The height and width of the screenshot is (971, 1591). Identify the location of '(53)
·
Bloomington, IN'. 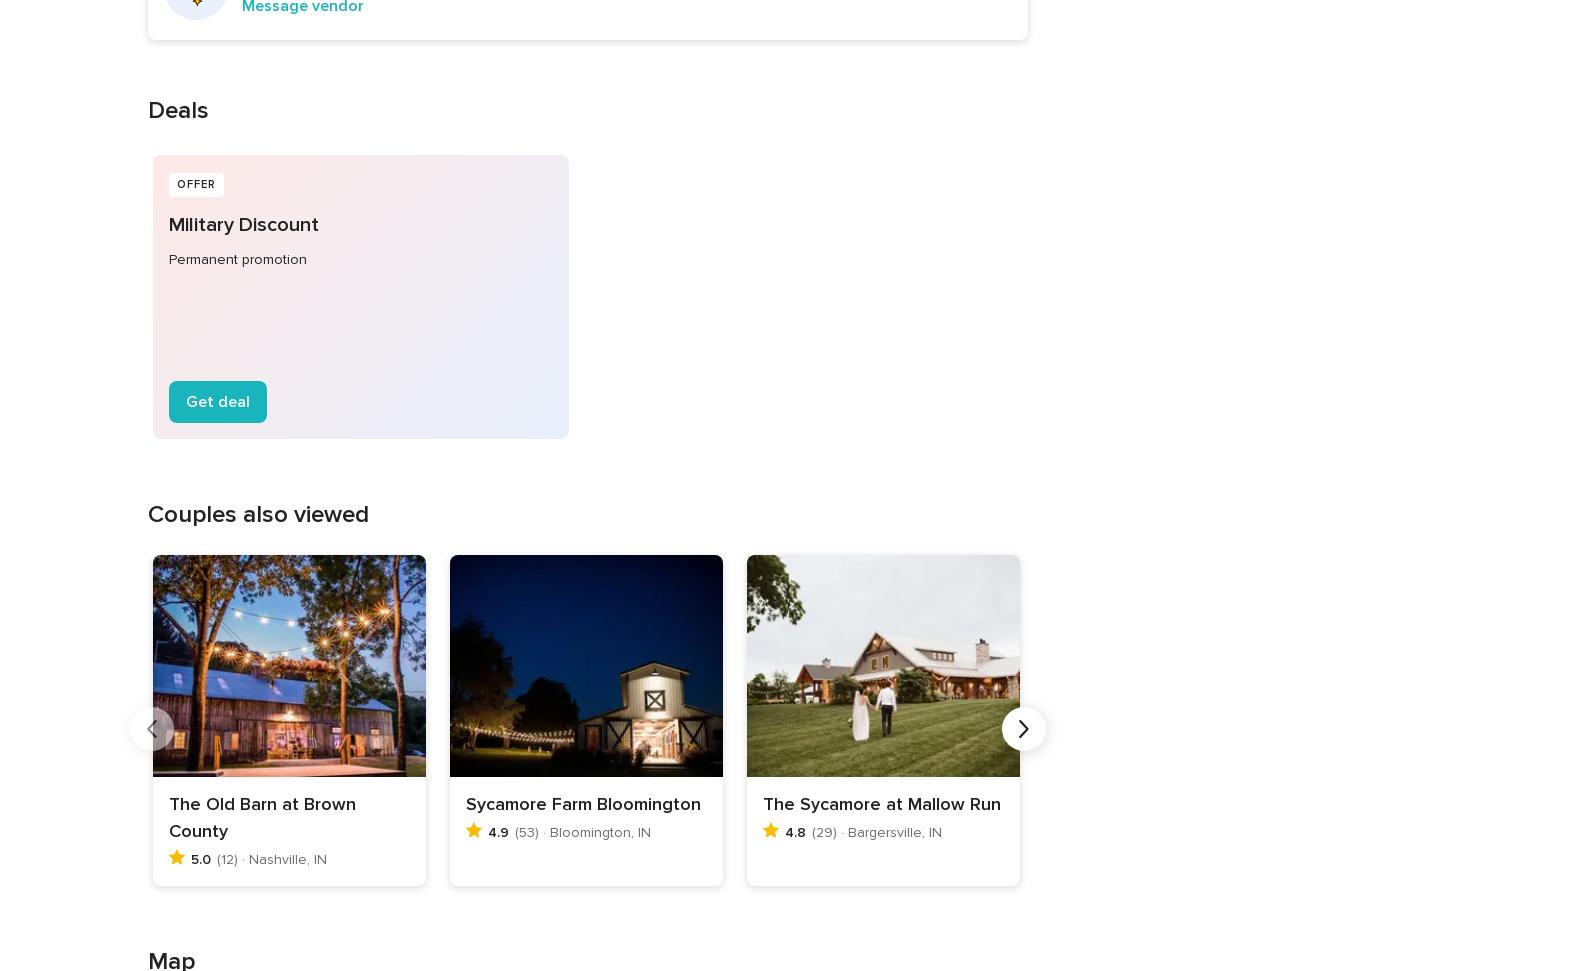
(509, 831).